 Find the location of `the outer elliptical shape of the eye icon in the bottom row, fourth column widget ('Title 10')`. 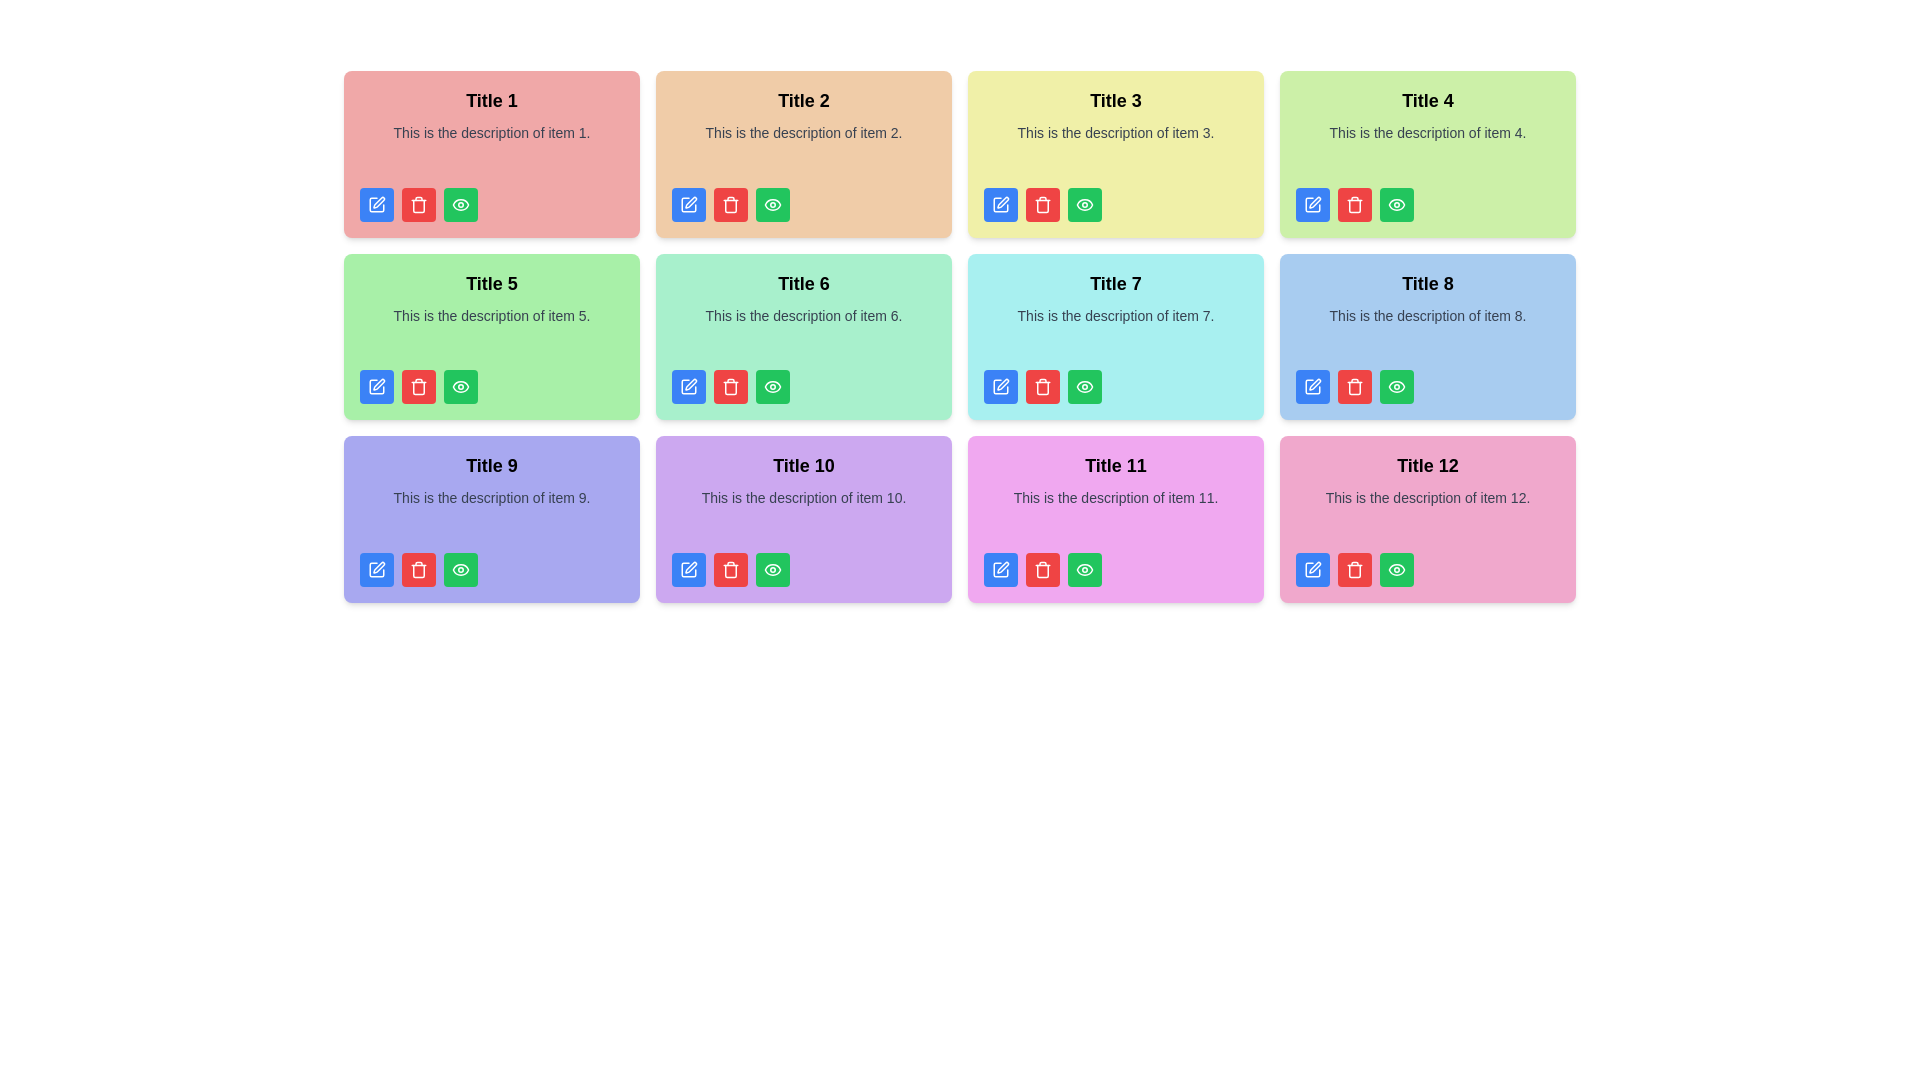

the outer elliptical shape of the eye icon in the bottom row, fourth column widget ('Title 10') is located at coordinates (771, 569).